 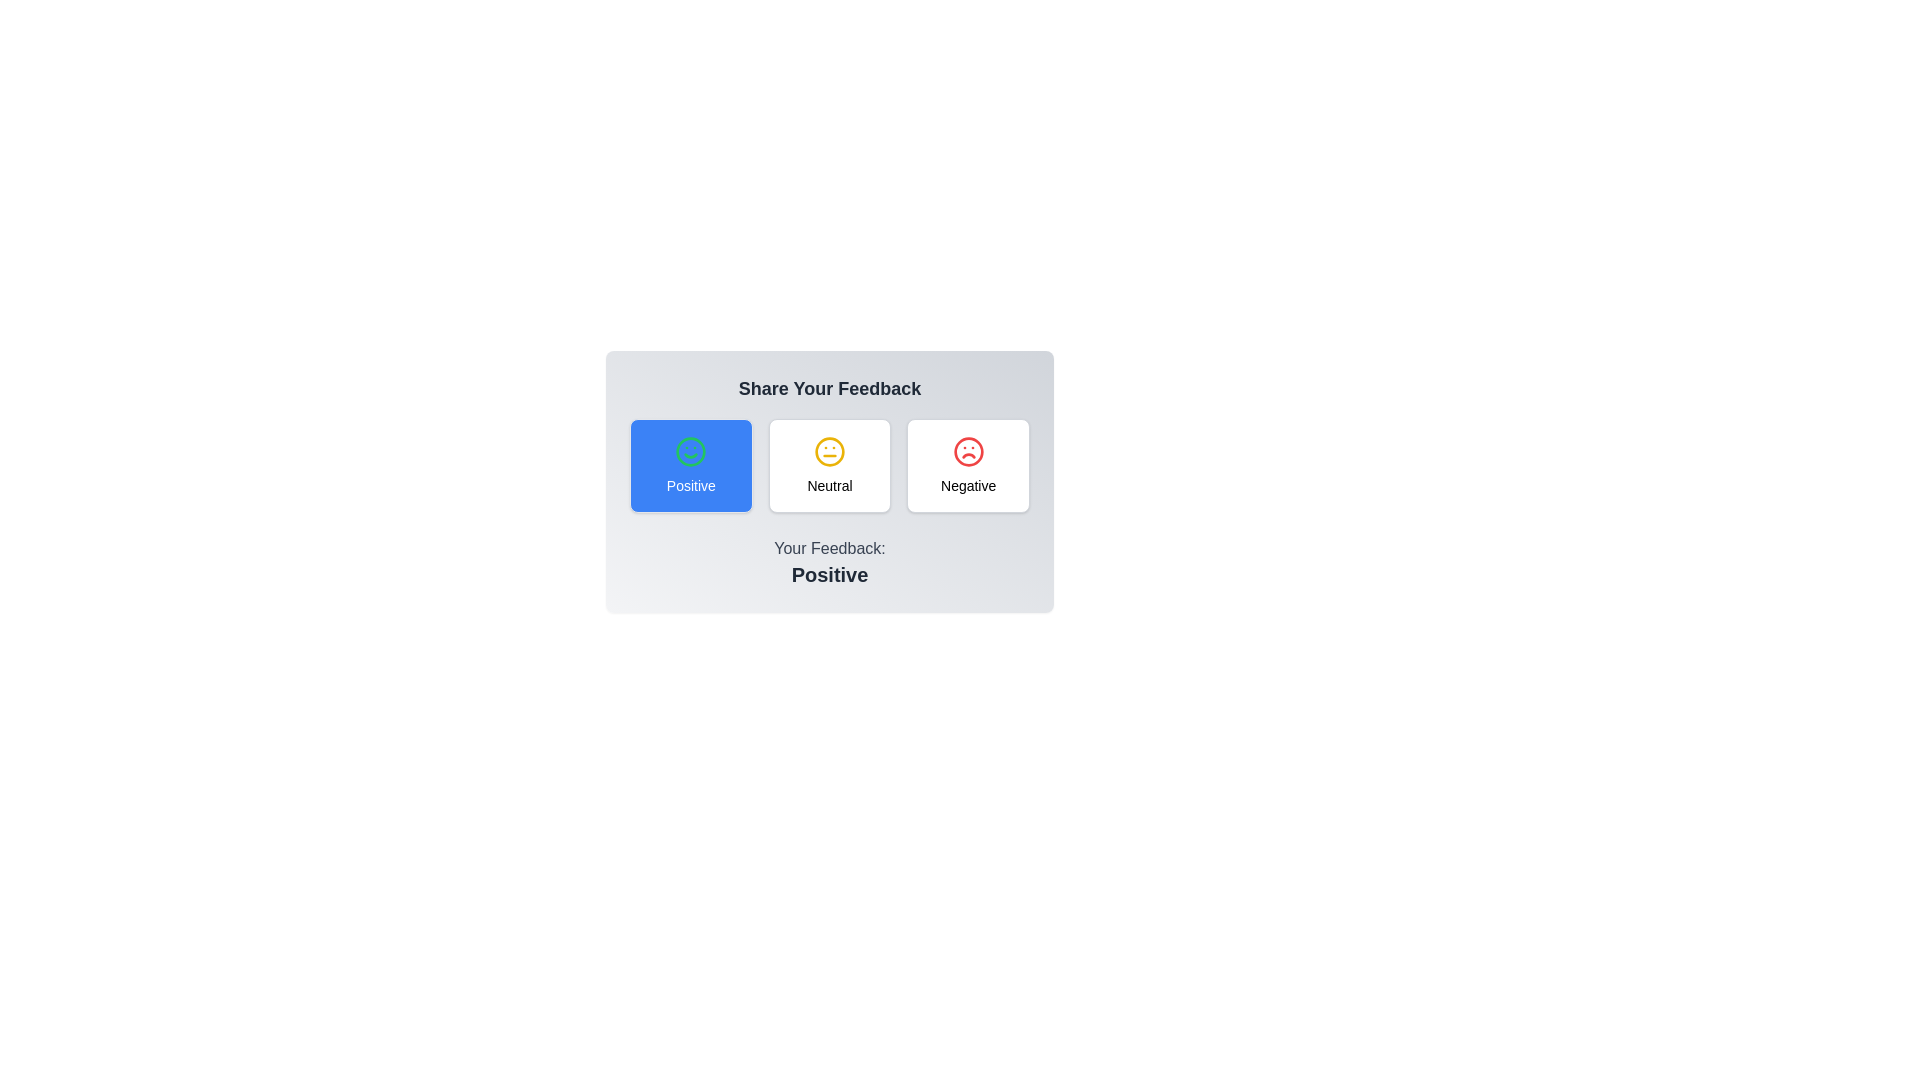 What do you see at coordinates (691, 466) in the screenshot?
I see `the feedback option Positive` at bounding box center [691, 466].